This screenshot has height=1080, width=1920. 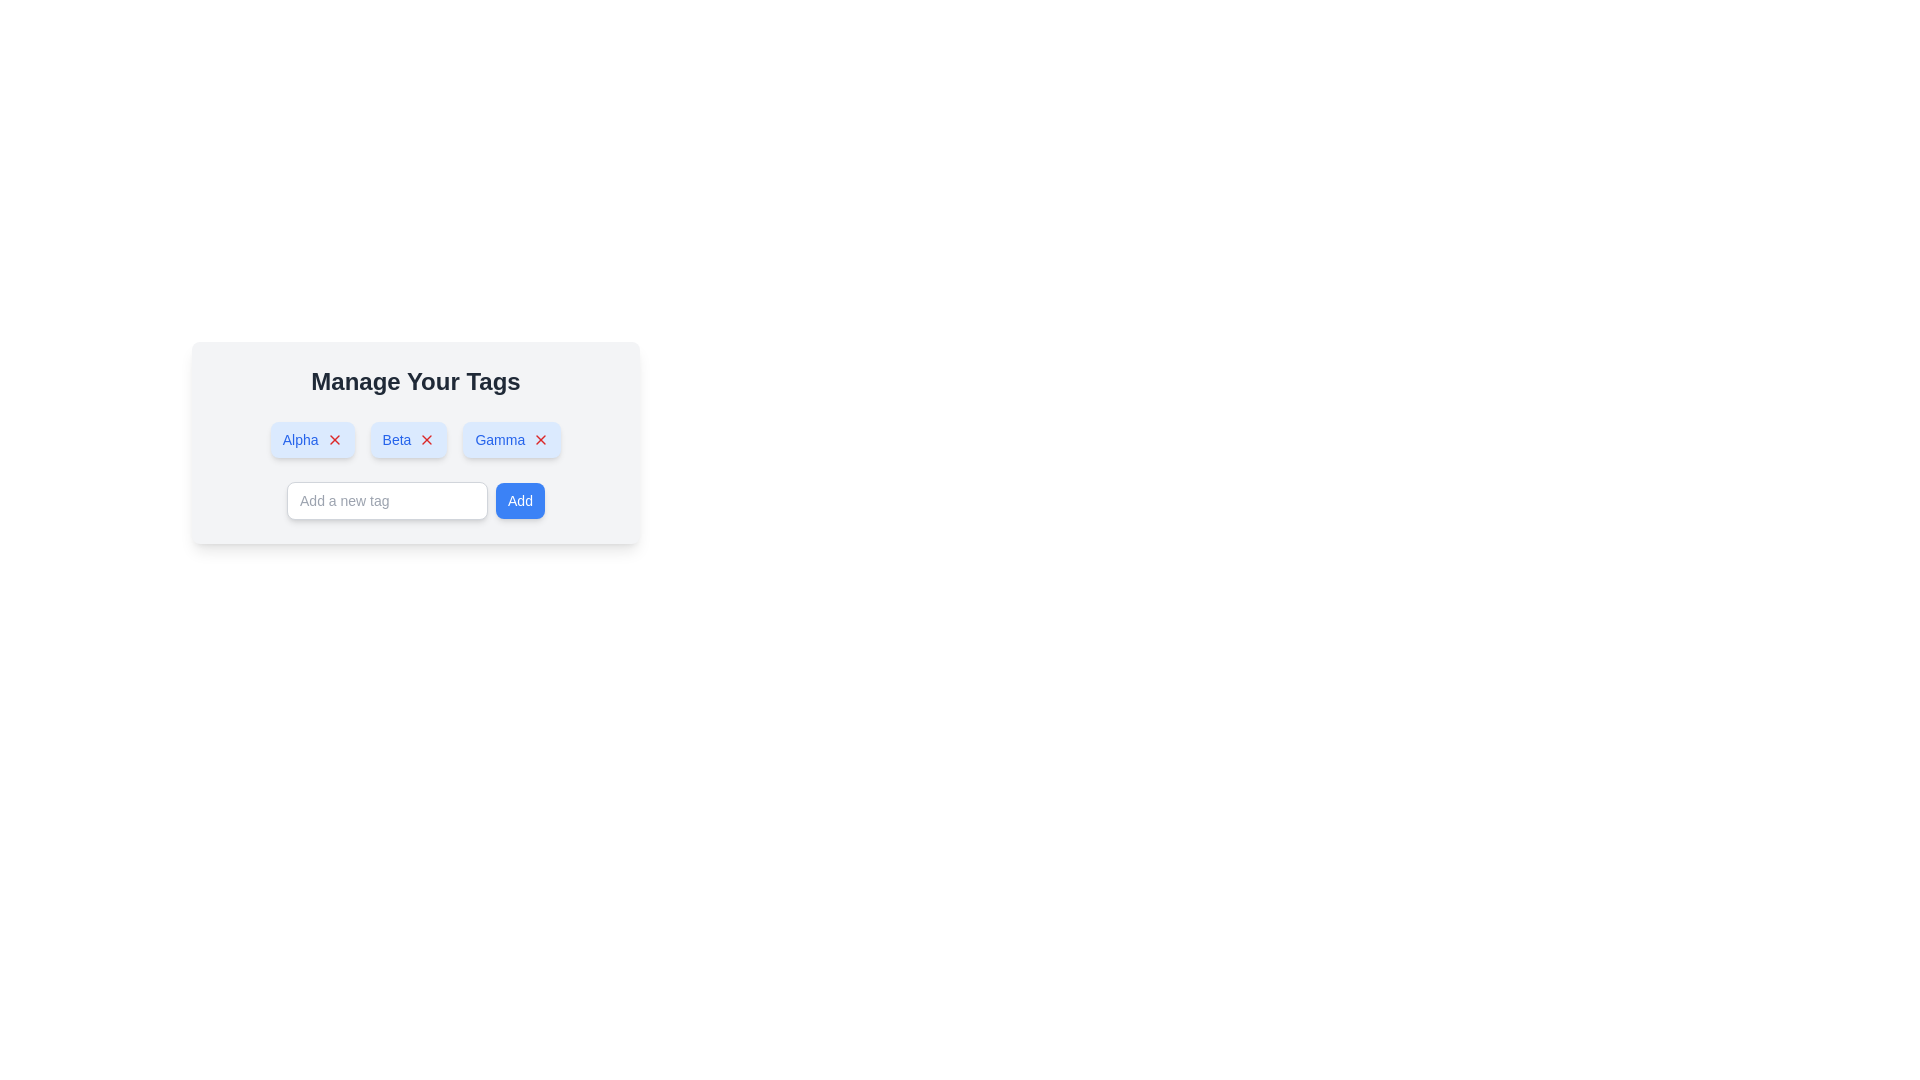 I want to click on the deletion button for the 'Beta' tag, so click(x=426, y=438).